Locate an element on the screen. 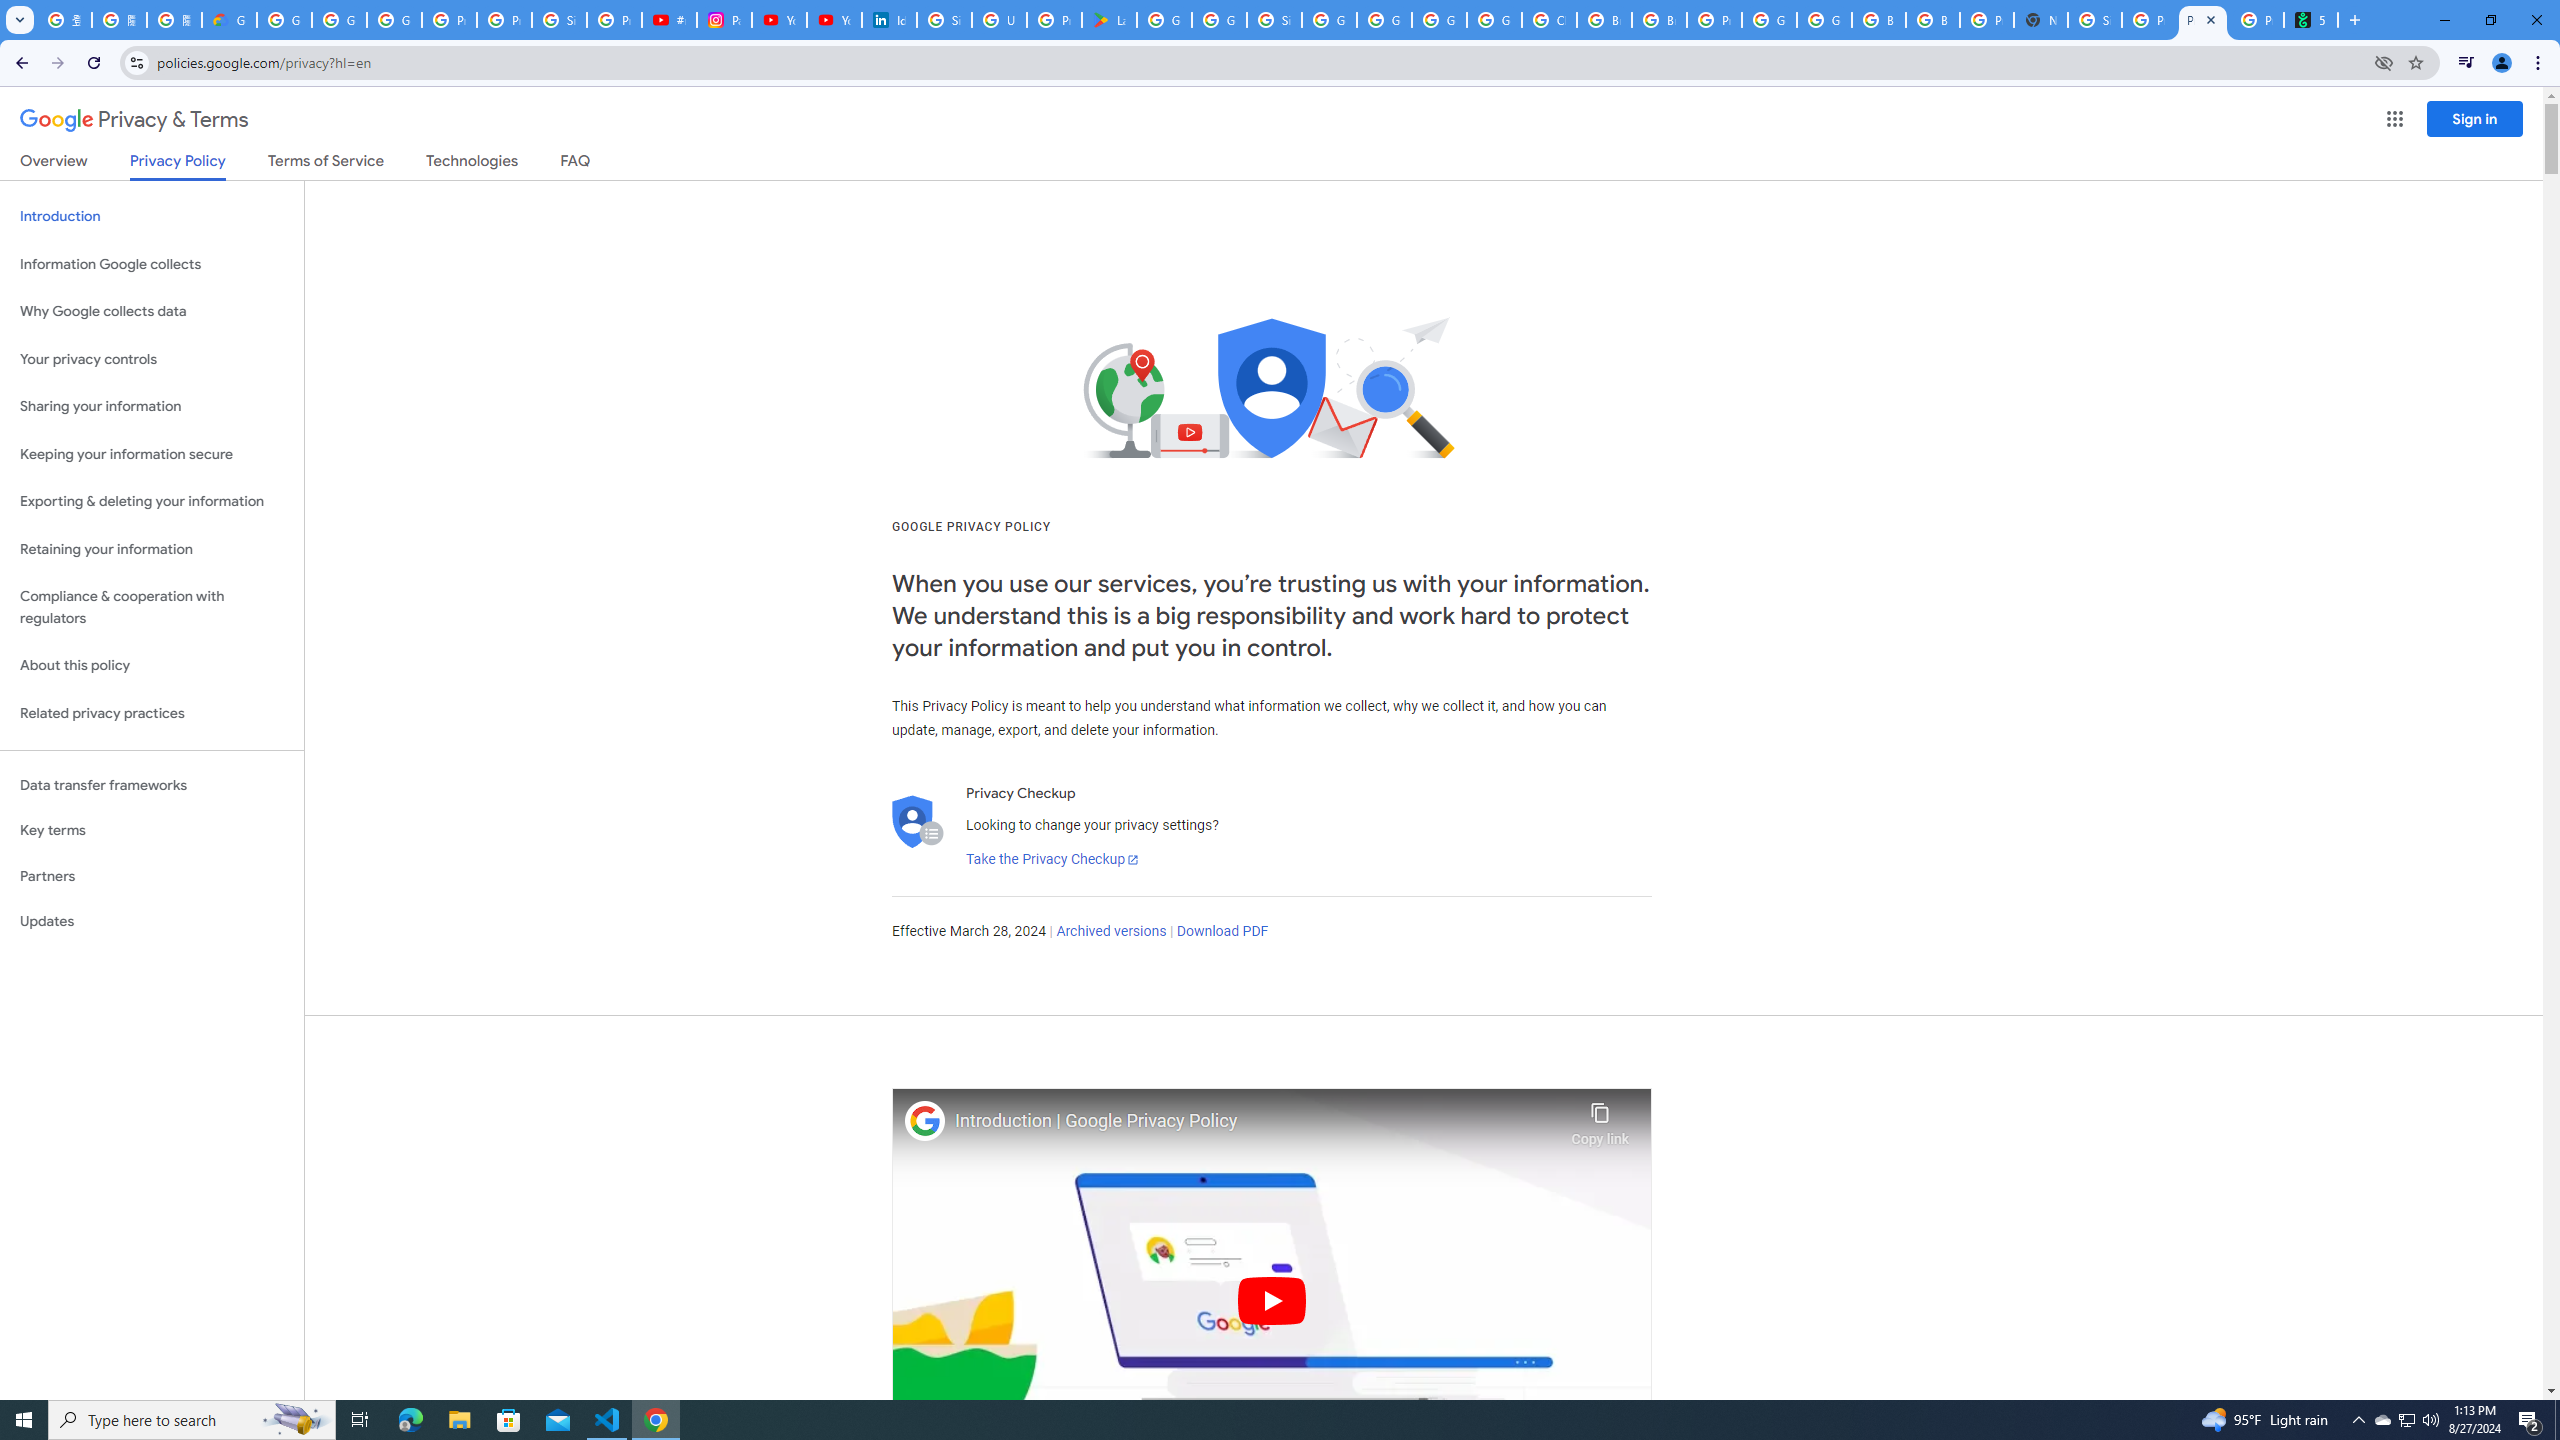 The width and height of the screenshot is (2560, 1440). 'Last Shelter: Survival - Apps on Google Play' is located at coordinates (1108, 19).